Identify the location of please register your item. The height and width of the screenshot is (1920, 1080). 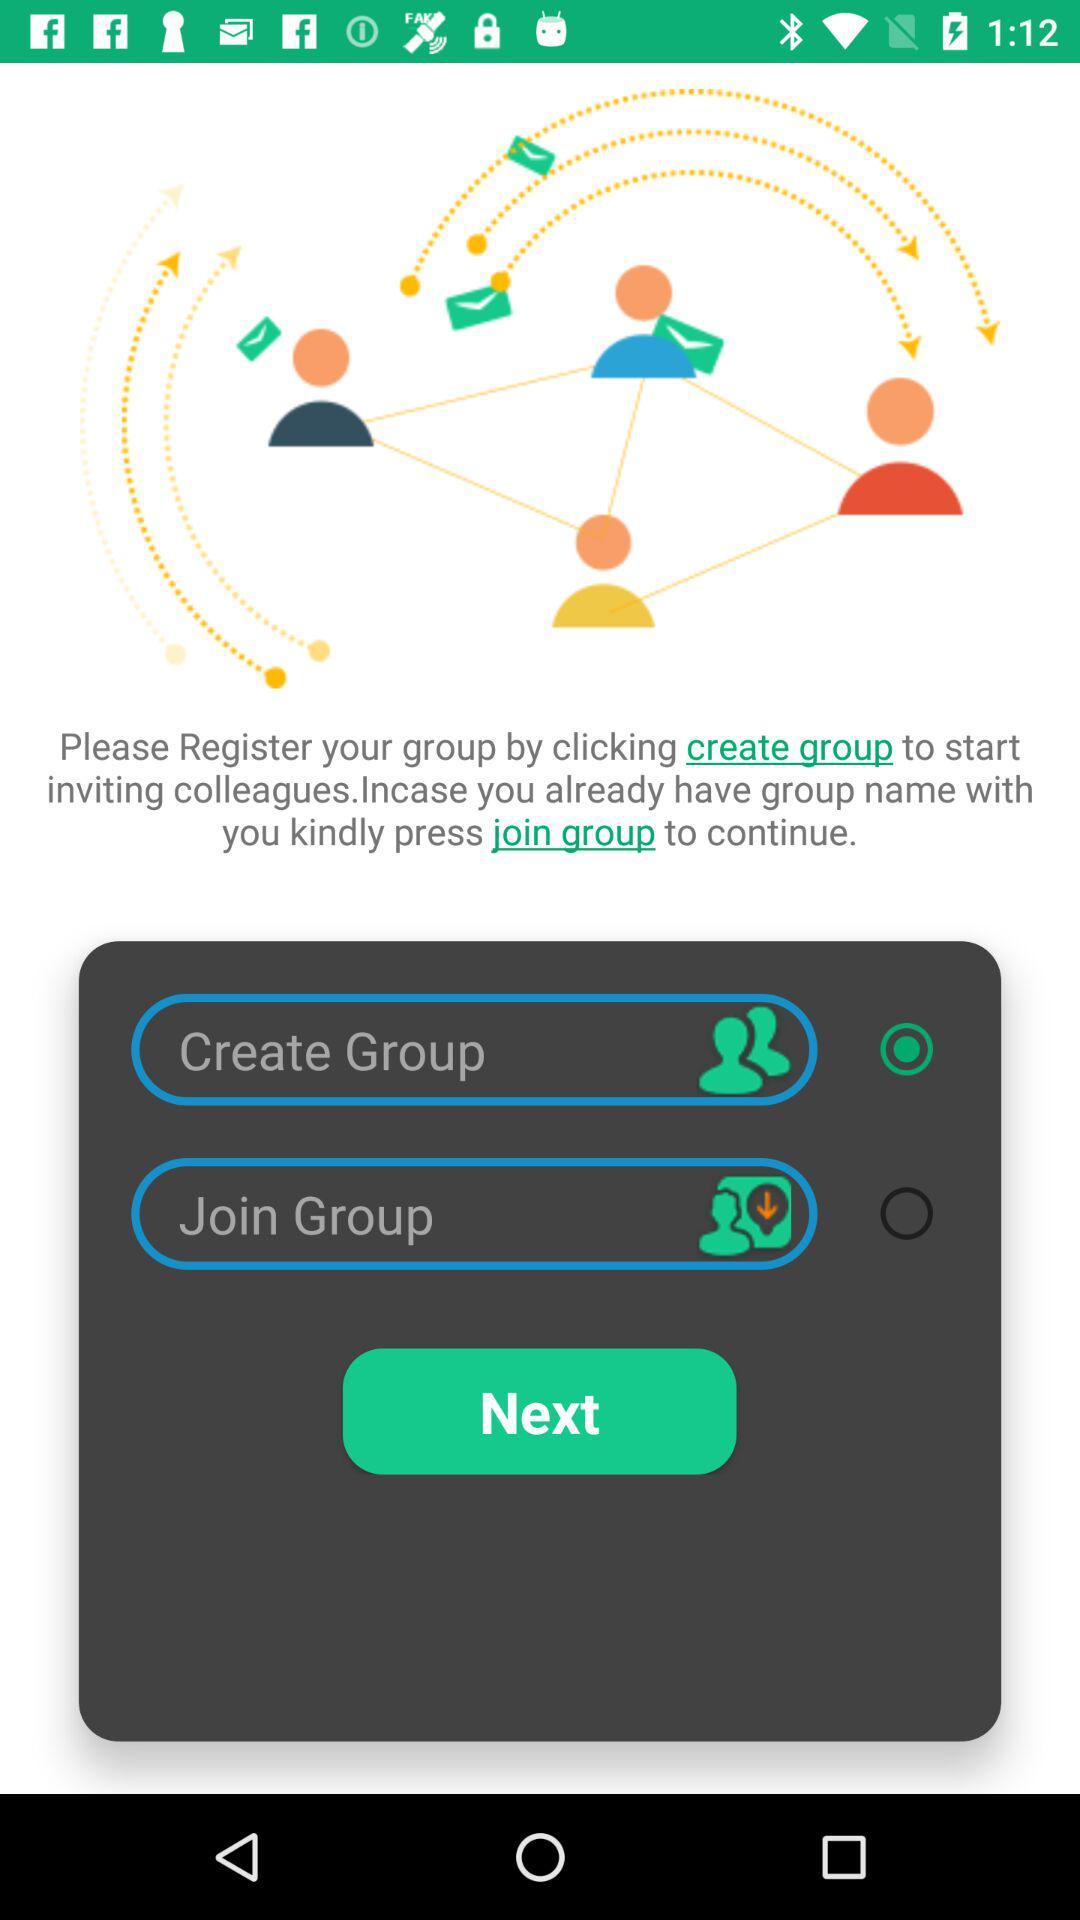
(540, 787).